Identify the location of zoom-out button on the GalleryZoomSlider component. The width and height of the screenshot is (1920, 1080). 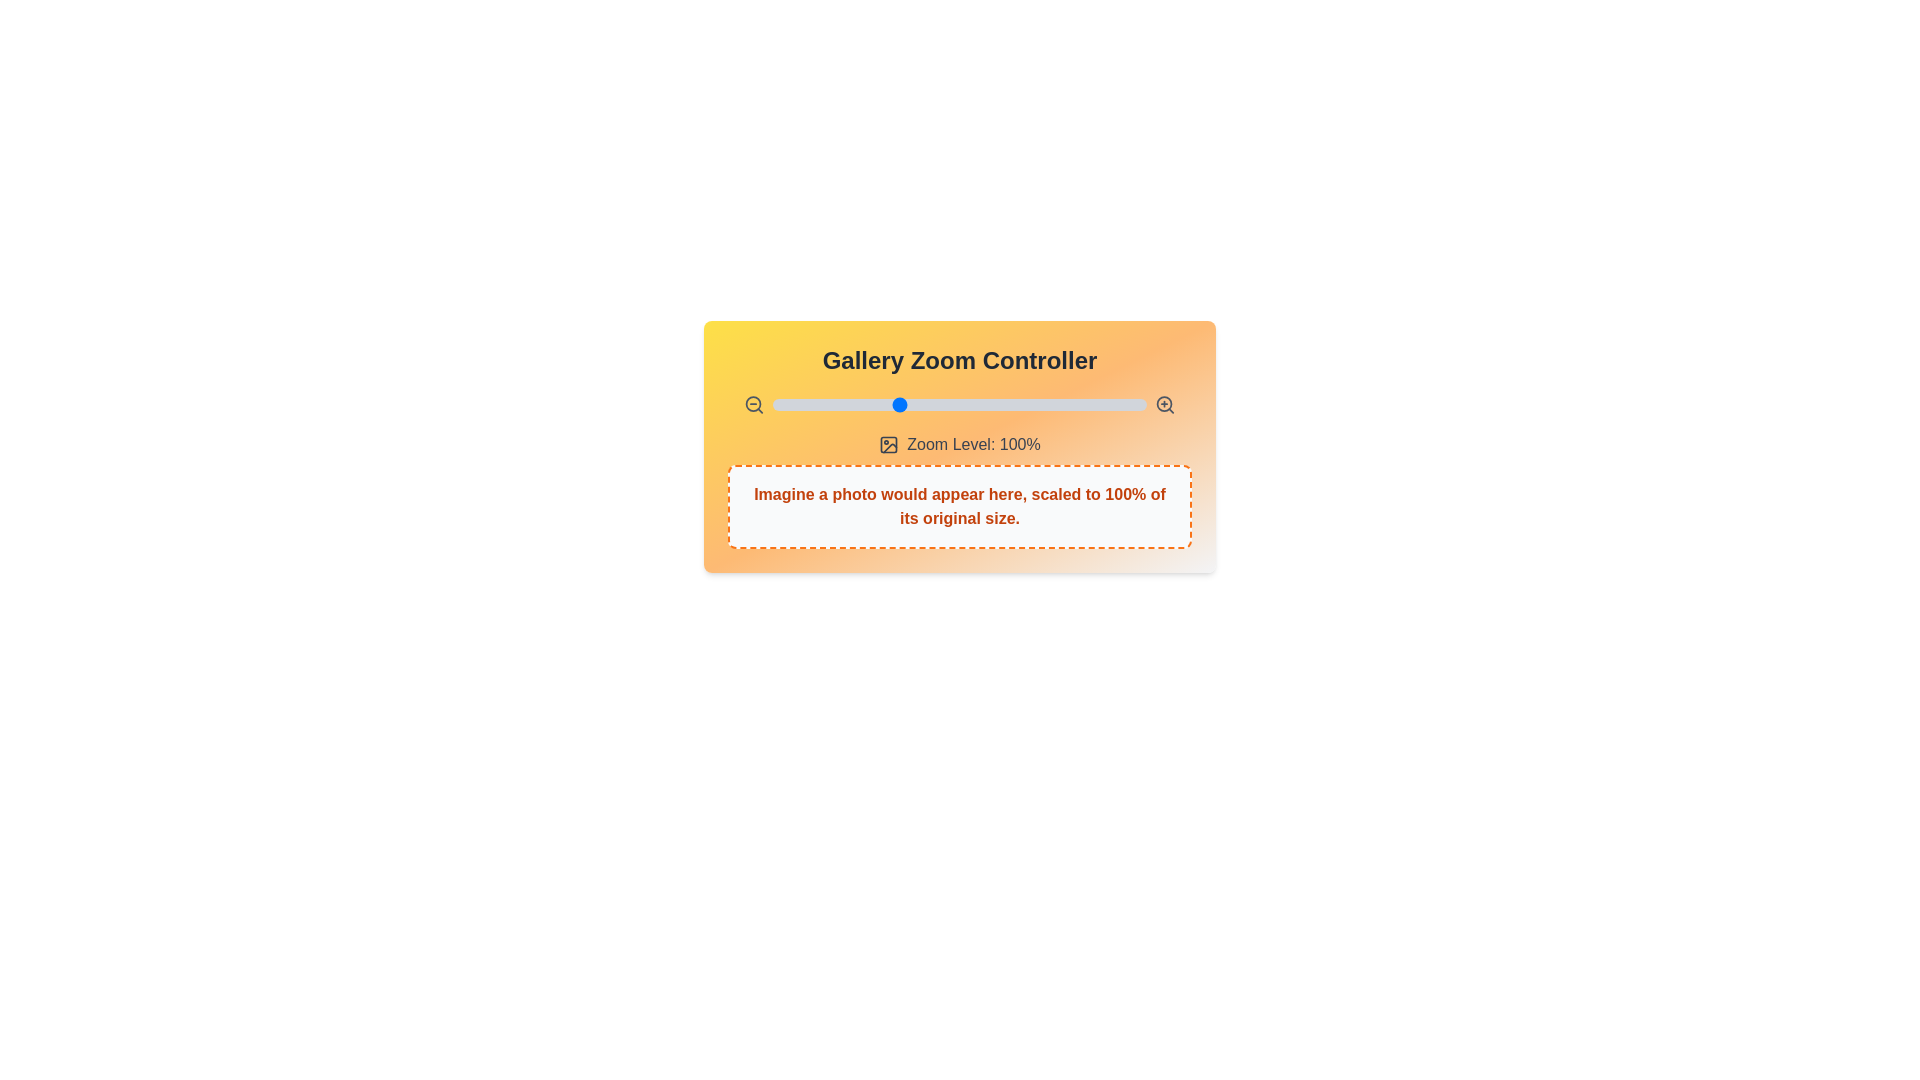
(752, 405).